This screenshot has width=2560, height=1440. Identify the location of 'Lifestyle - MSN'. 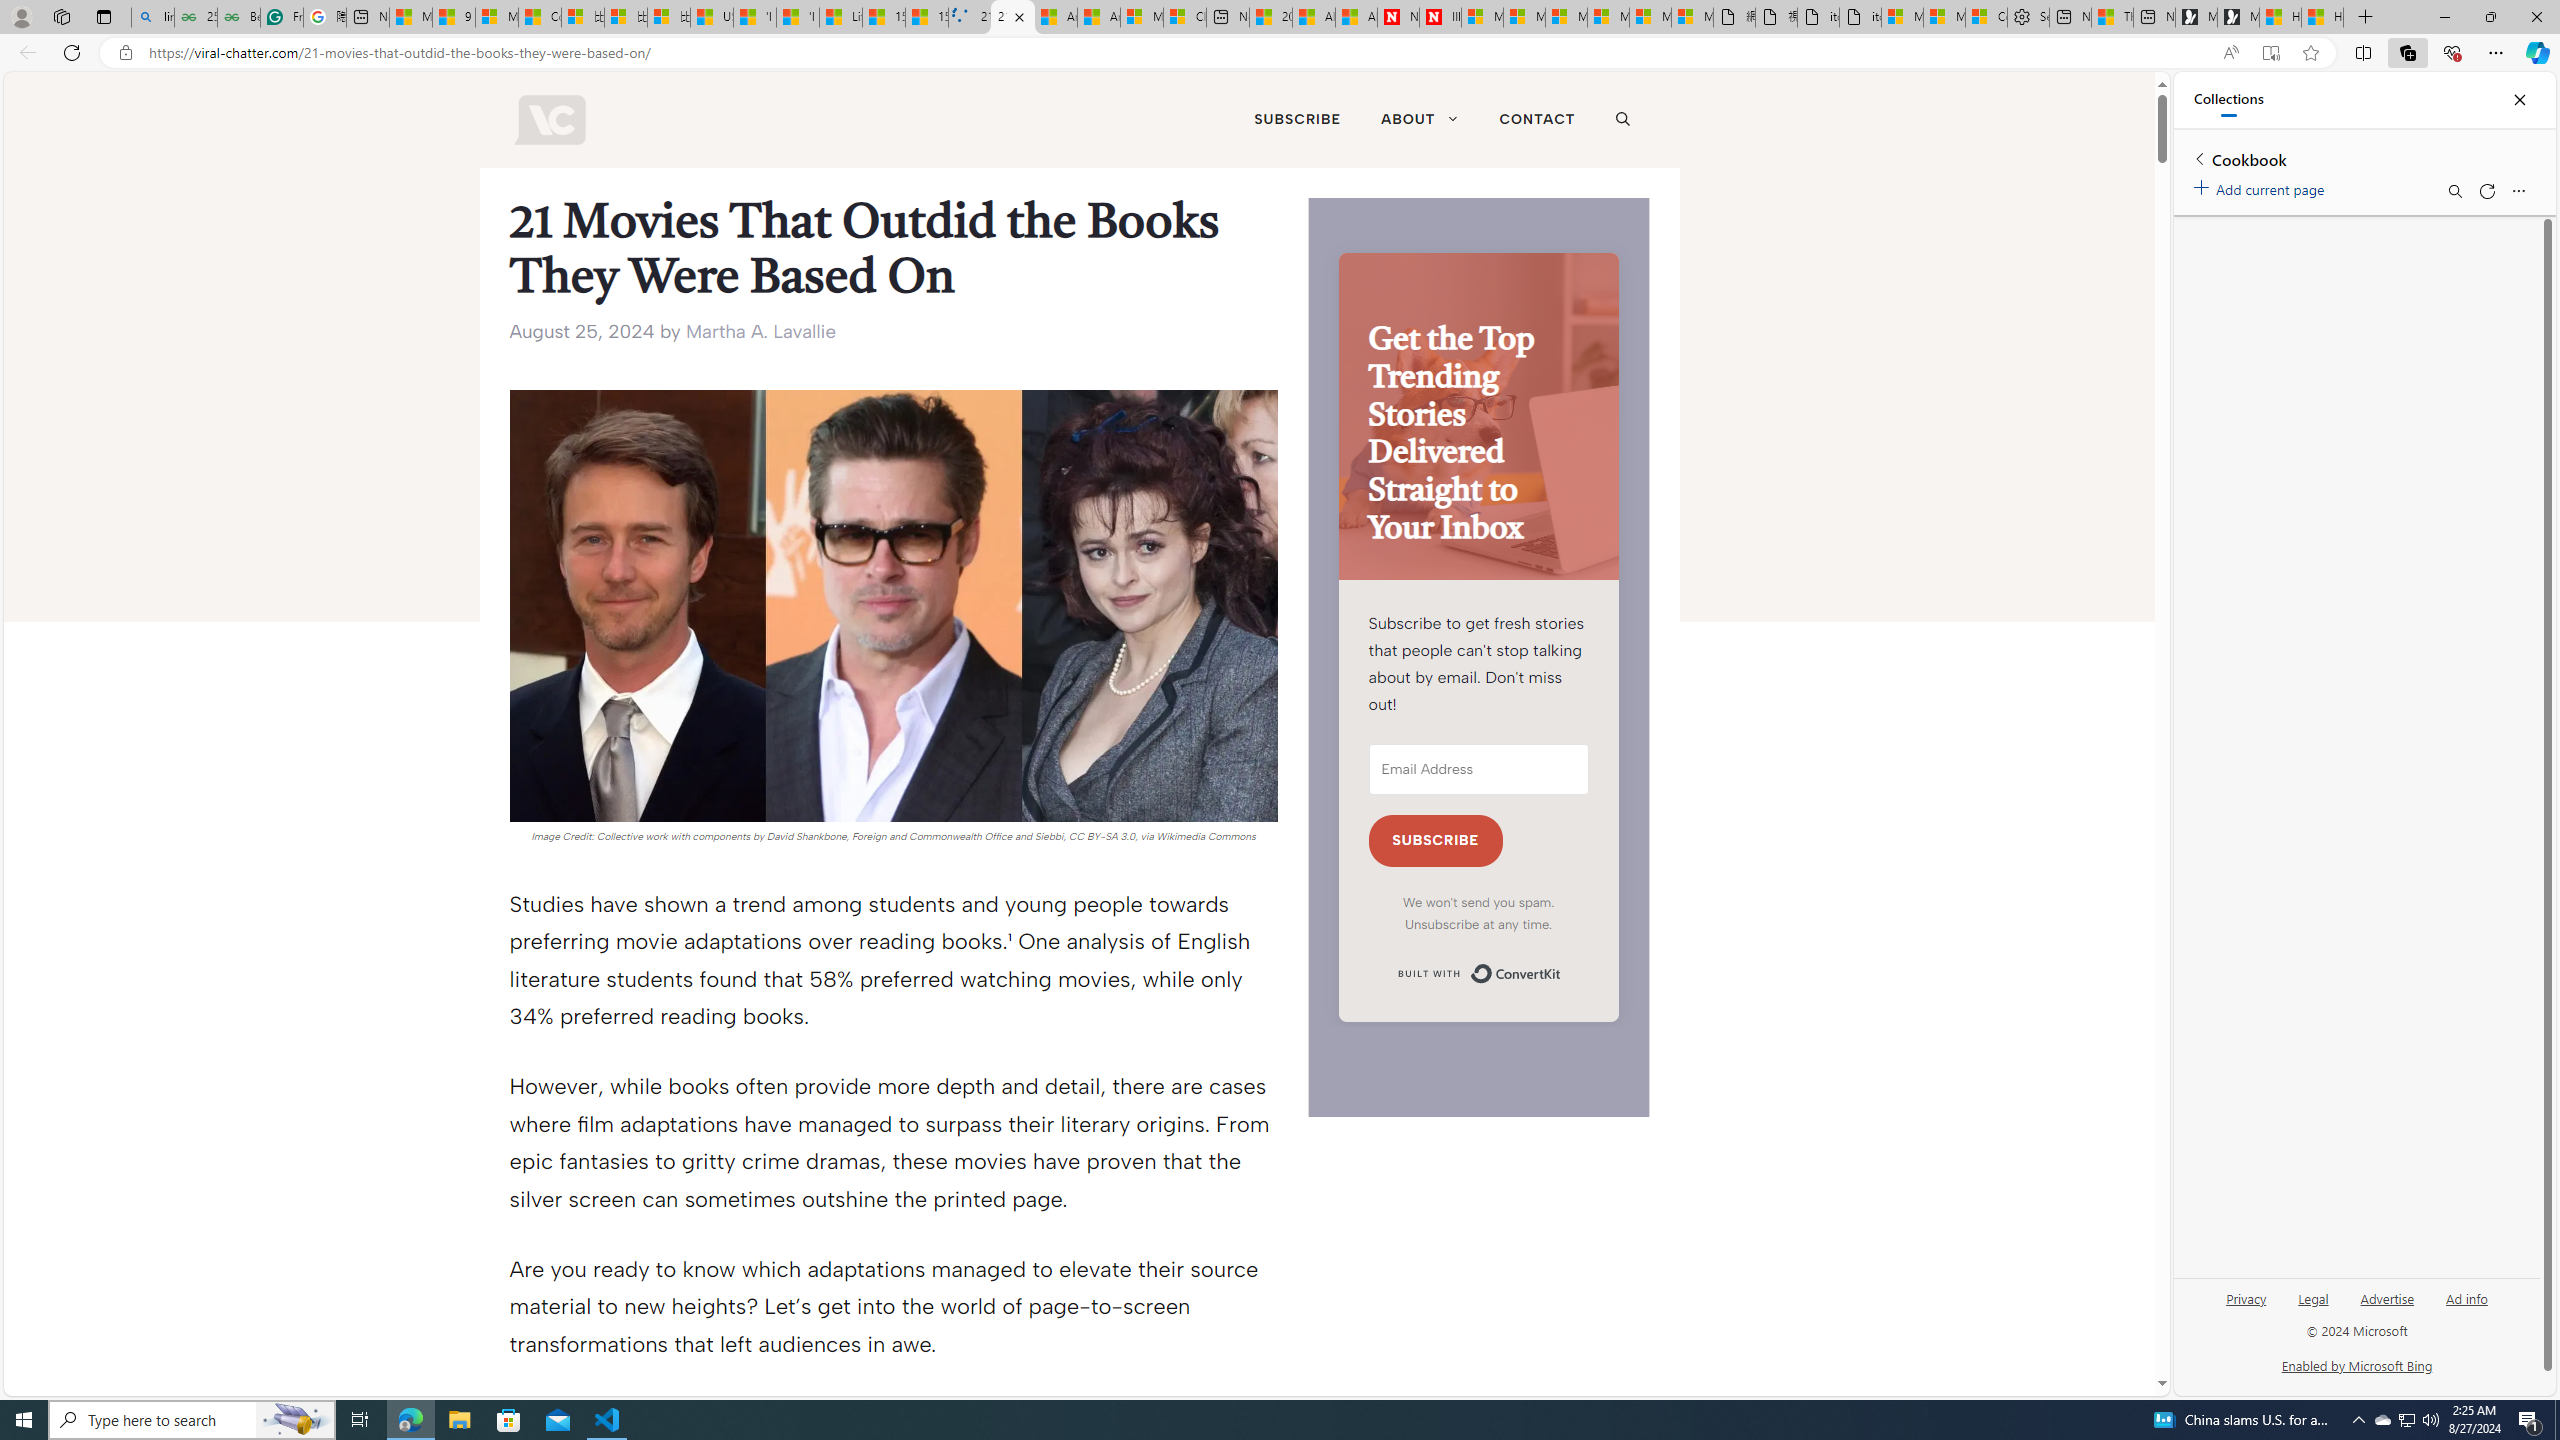
(839, 16).